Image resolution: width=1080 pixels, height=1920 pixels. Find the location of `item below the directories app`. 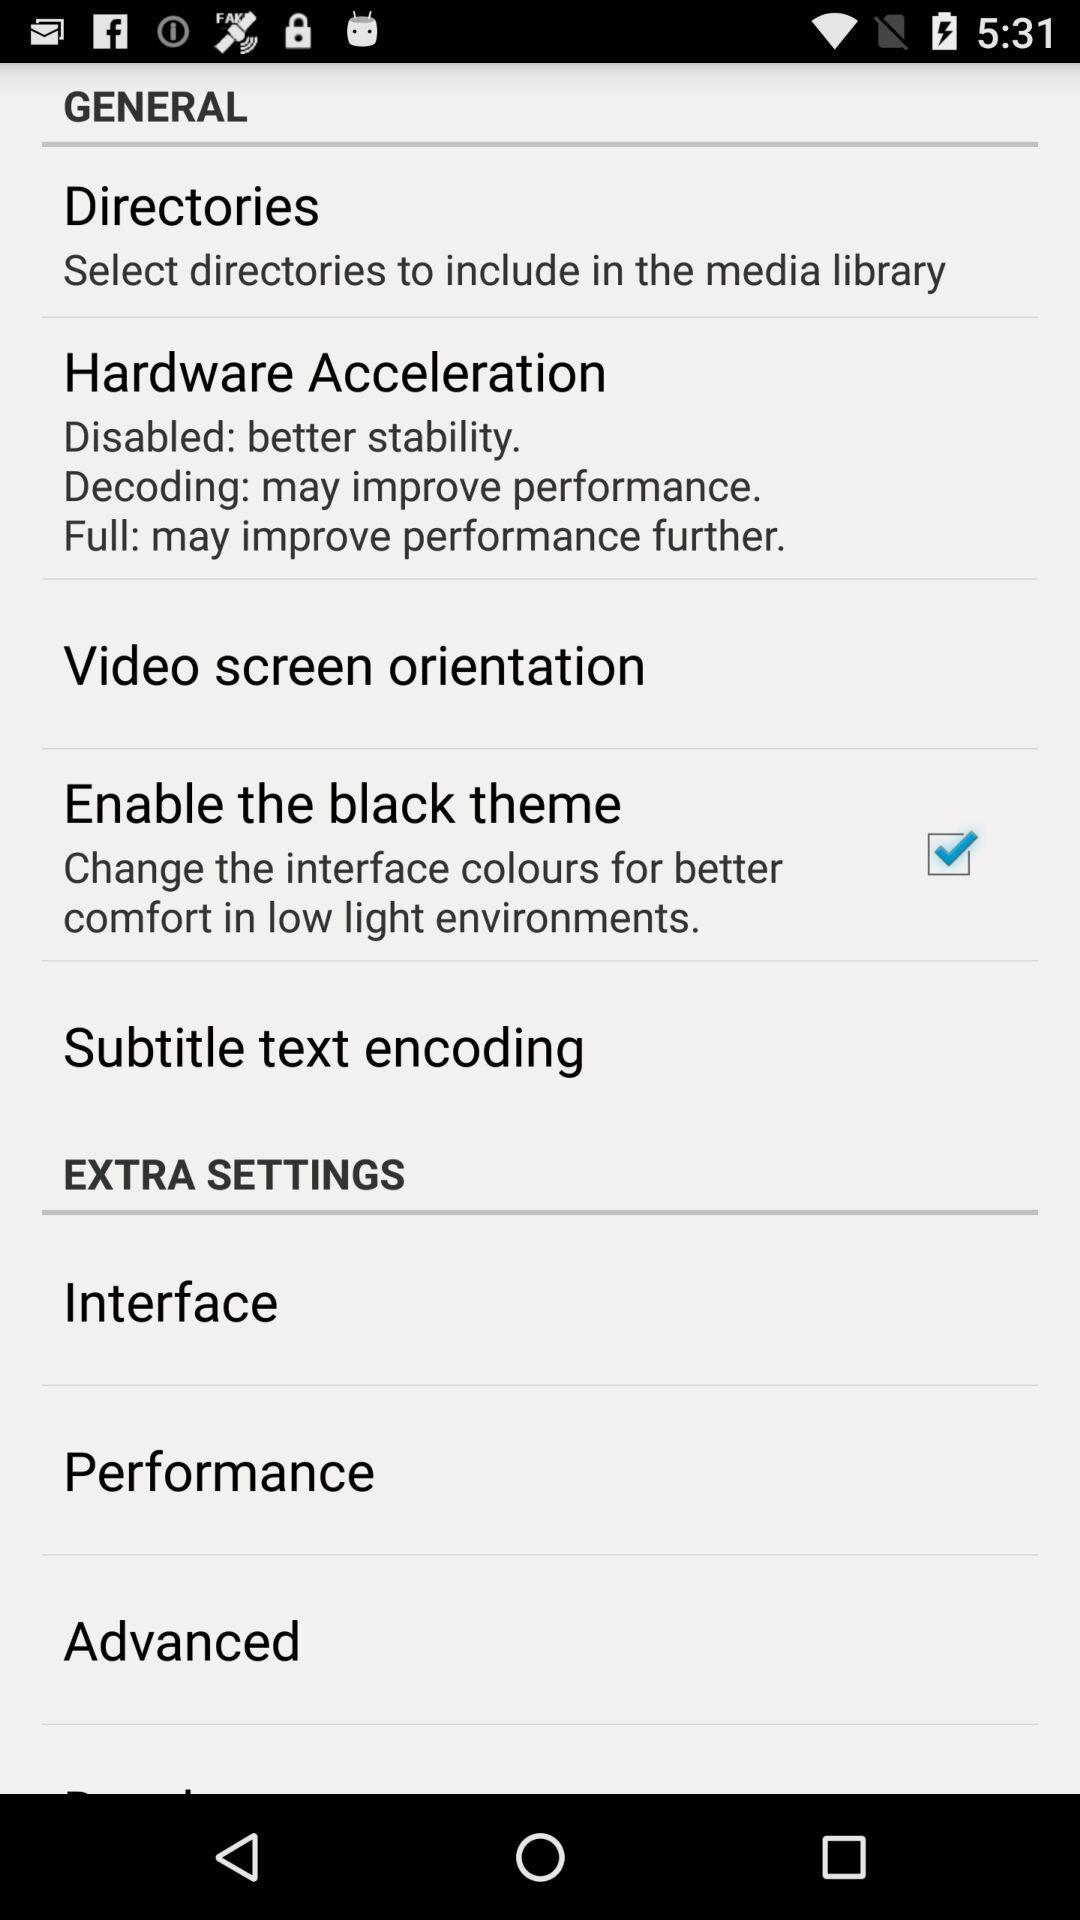

item below the directories app is located at coordinates (503, 267).